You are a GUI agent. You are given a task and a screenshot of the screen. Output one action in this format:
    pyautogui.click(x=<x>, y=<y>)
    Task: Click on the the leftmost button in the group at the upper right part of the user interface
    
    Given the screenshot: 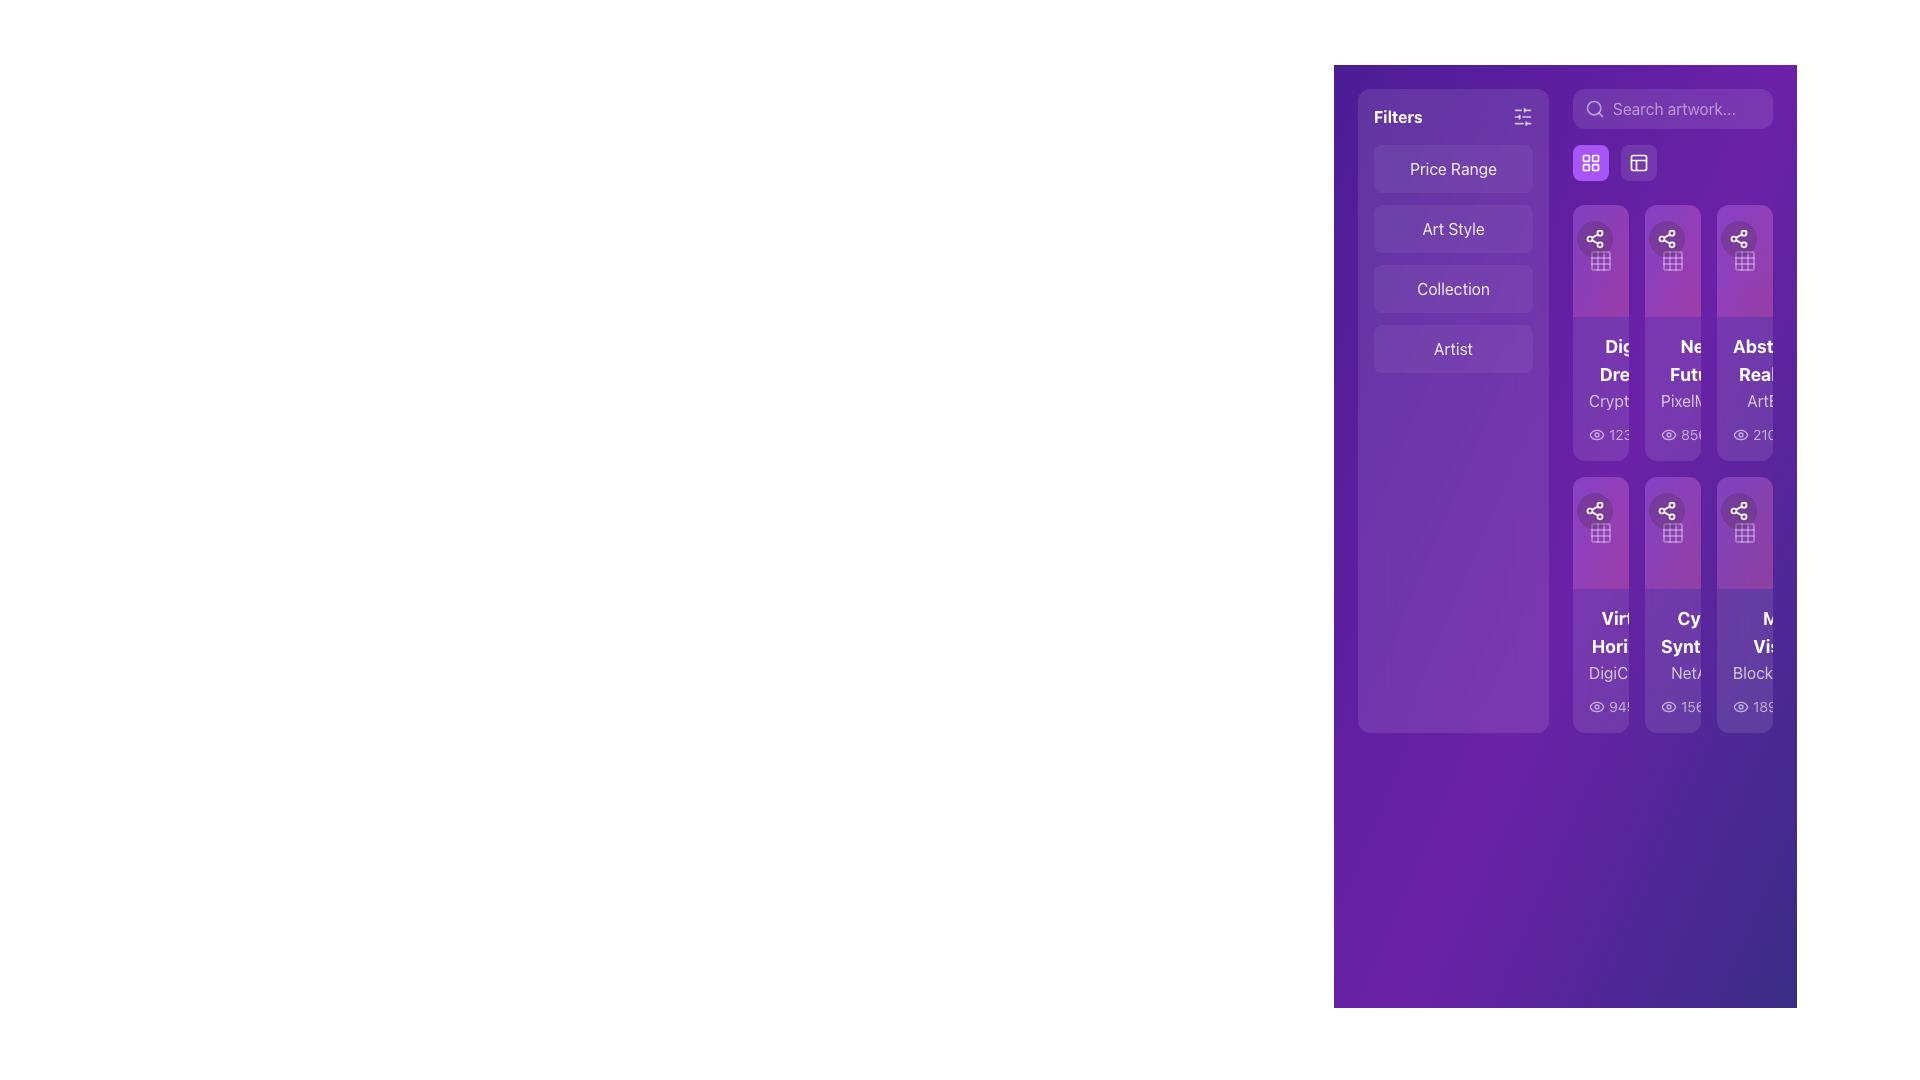 What is the action you would take?
    pyautogui.click(x=1614, y=161)
    